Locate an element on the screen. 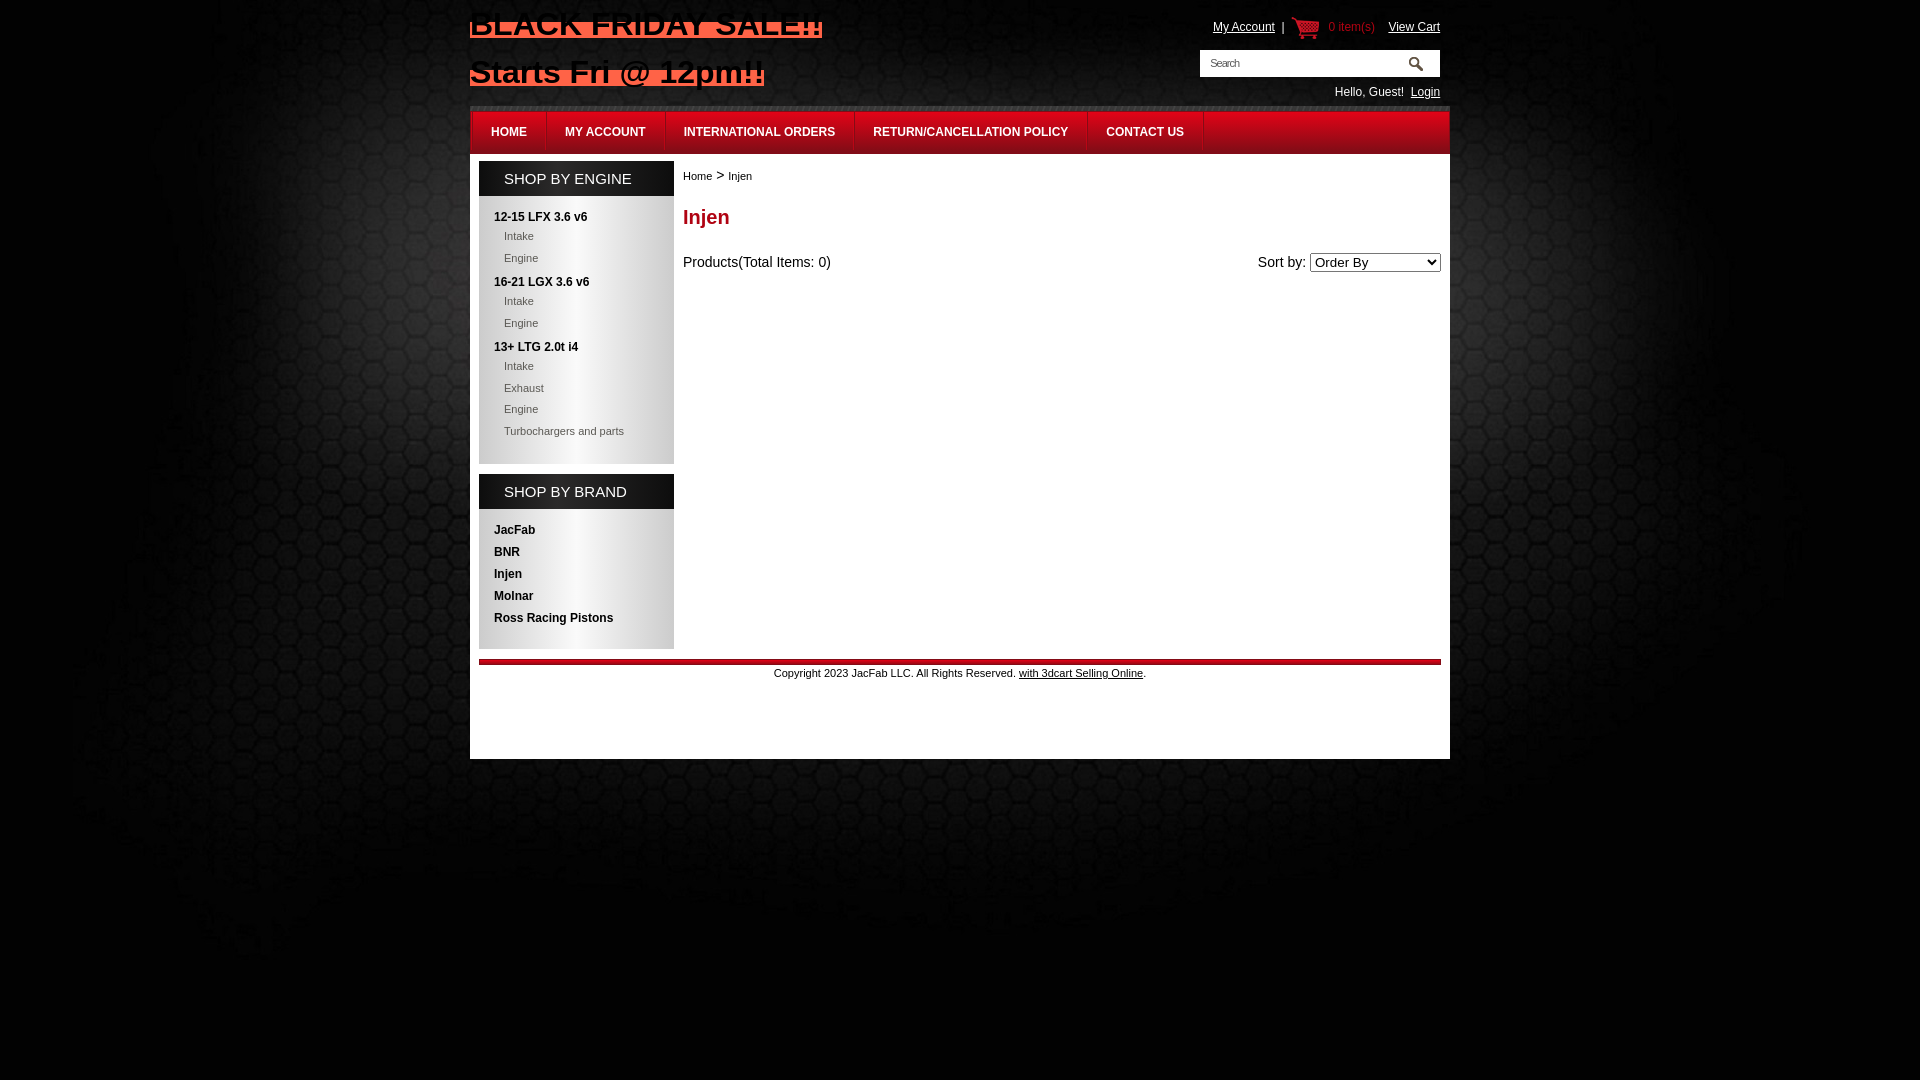  'My Account' is located at coordinates (1242, 27).